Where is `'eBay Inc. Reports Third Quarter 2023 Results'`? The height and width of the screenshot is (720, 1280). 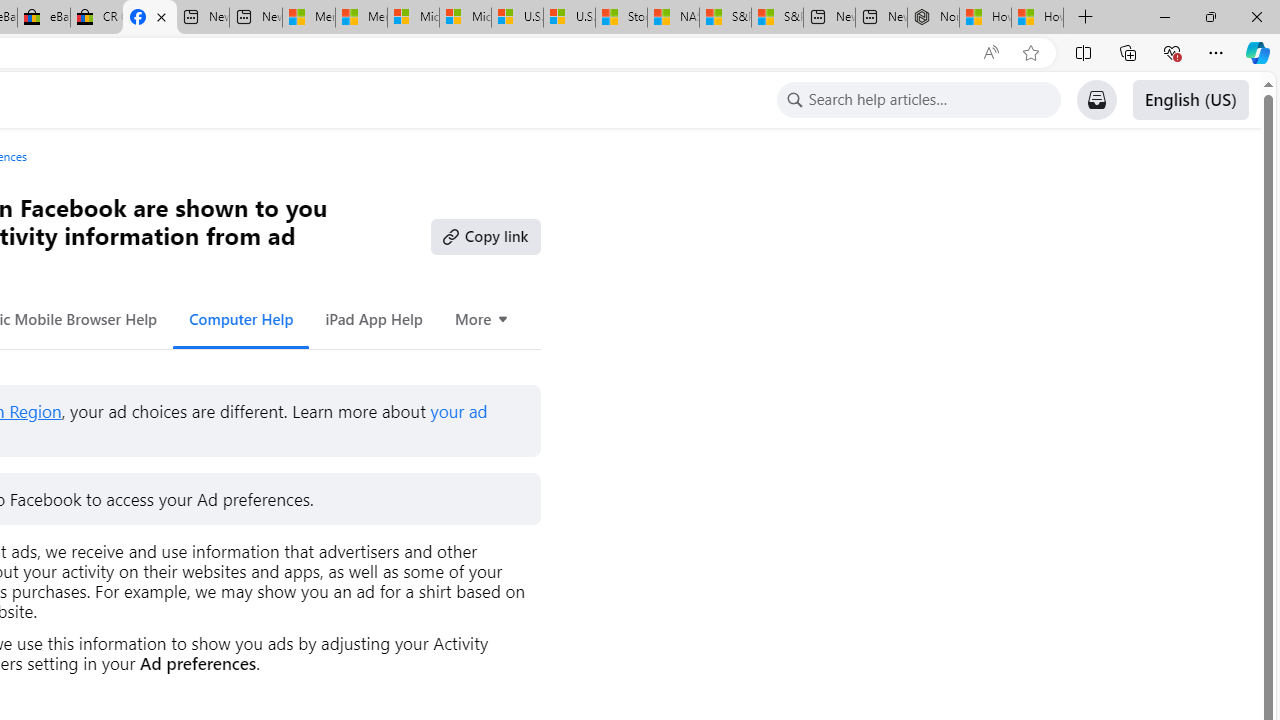 'eBay Inc. Reports Third Quarter 2023 Results' is located at coordinates (44, 17).